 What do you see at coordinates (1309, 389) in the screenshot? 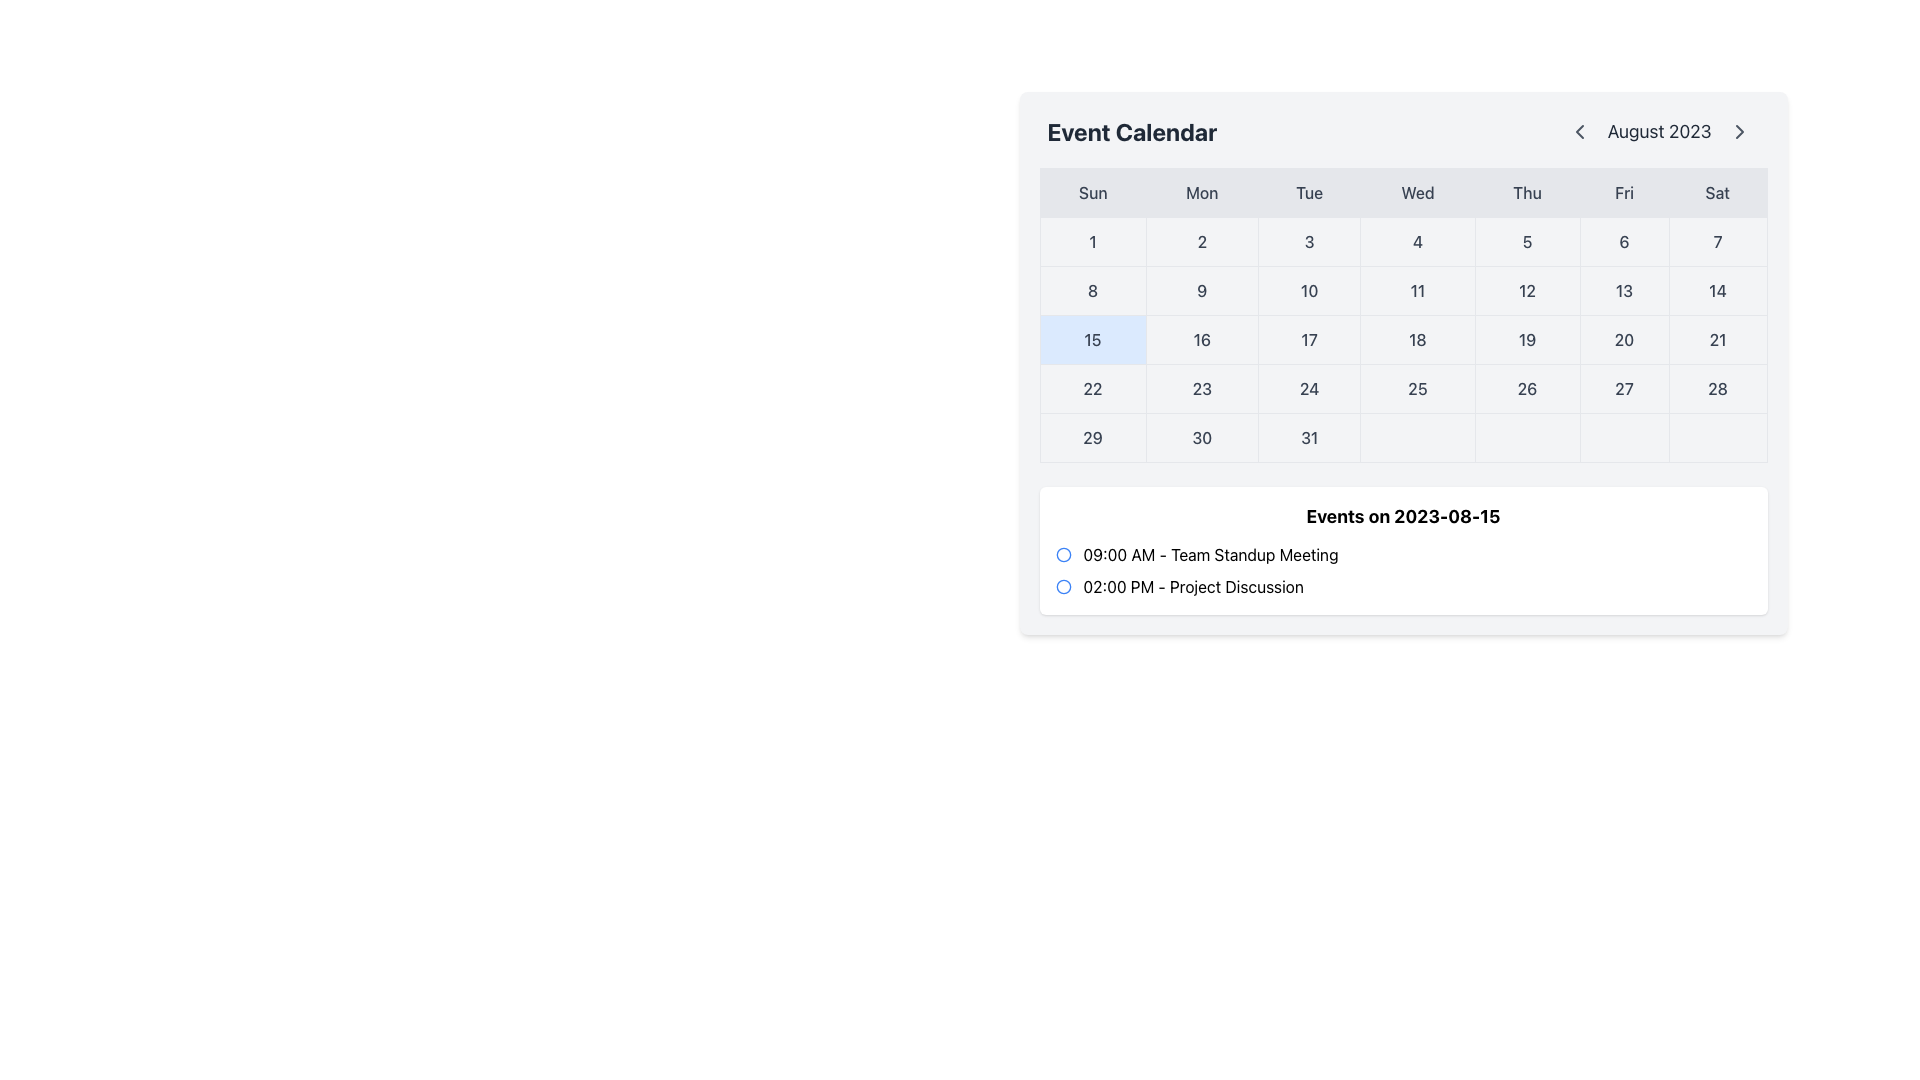
I see `on the Calendar Date Cell marked with the number '24' in the Event Calendar for August 2023` at bounding box center [1309, 389].